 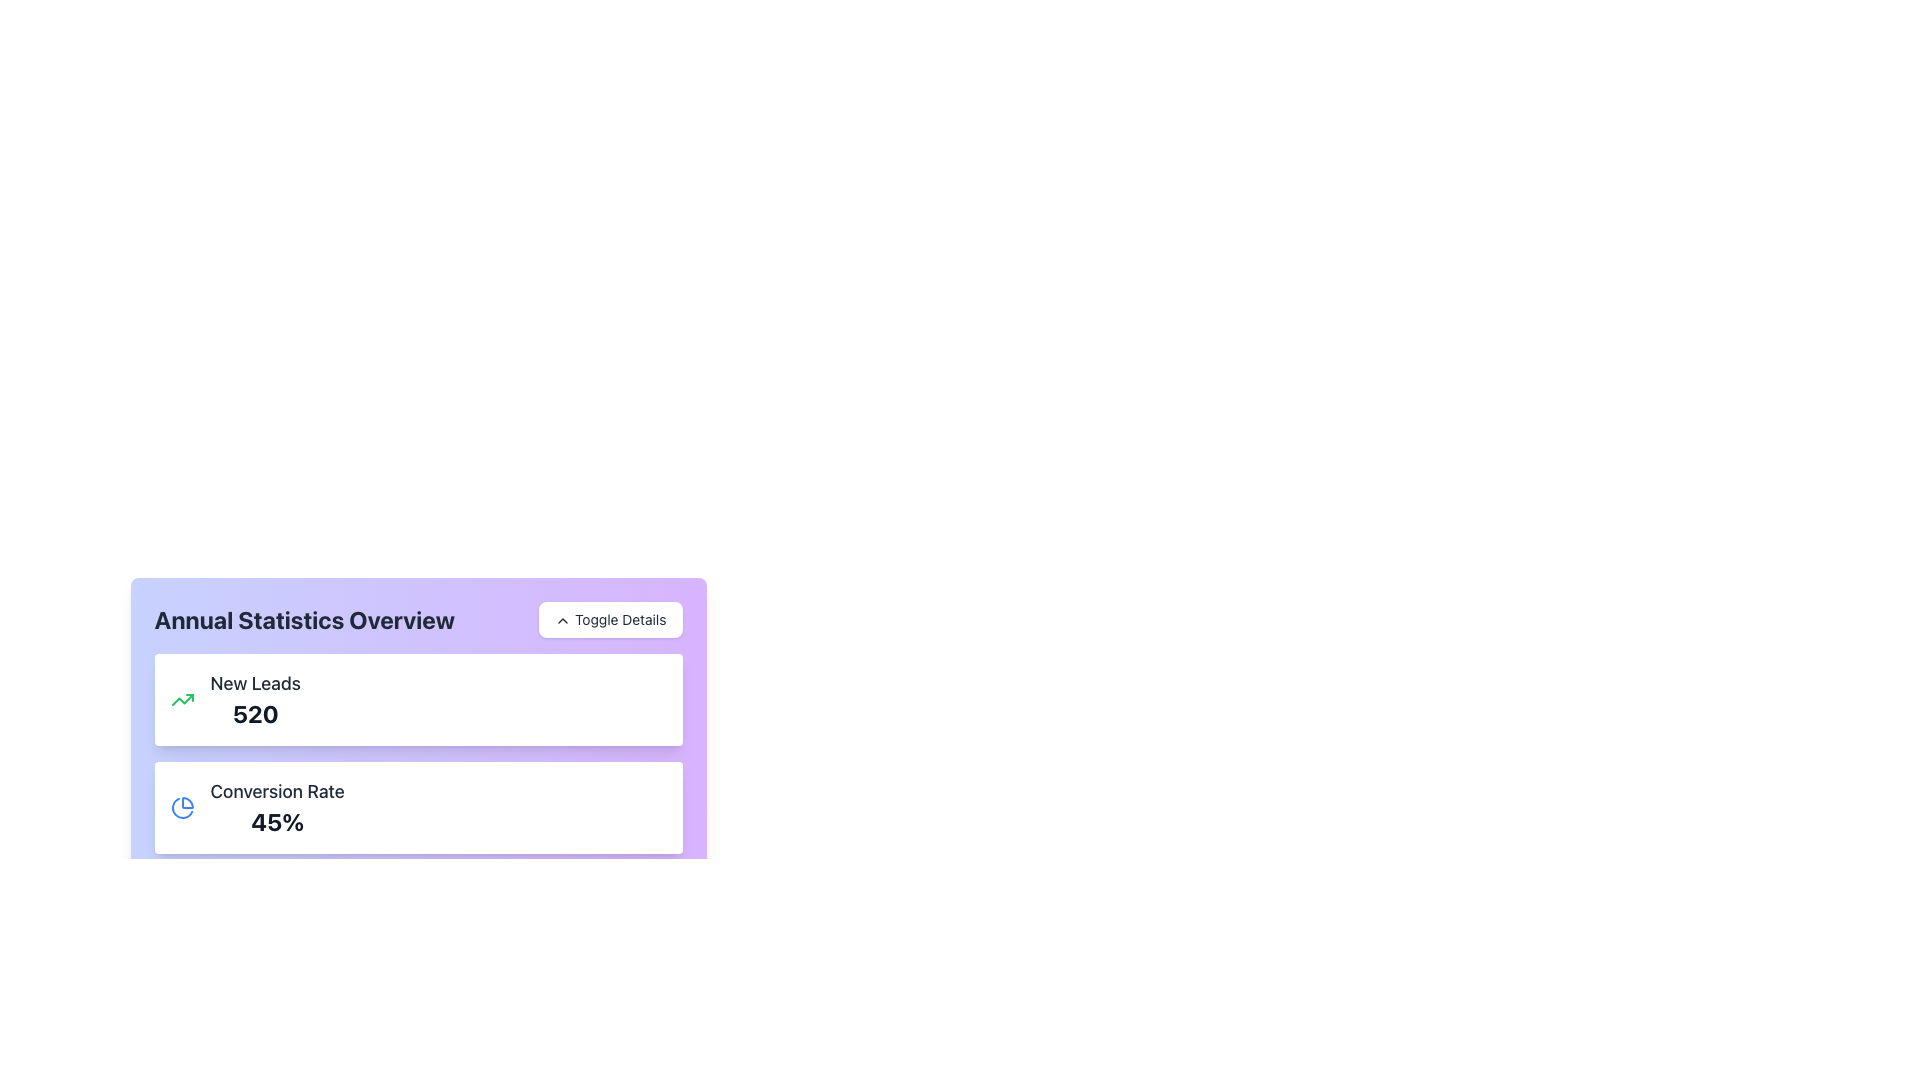 I want to click on the growth icon located to the left of the 'New Leads' text in the first card of the dashboard to interpret its meaning, so click(x=182, y=698).